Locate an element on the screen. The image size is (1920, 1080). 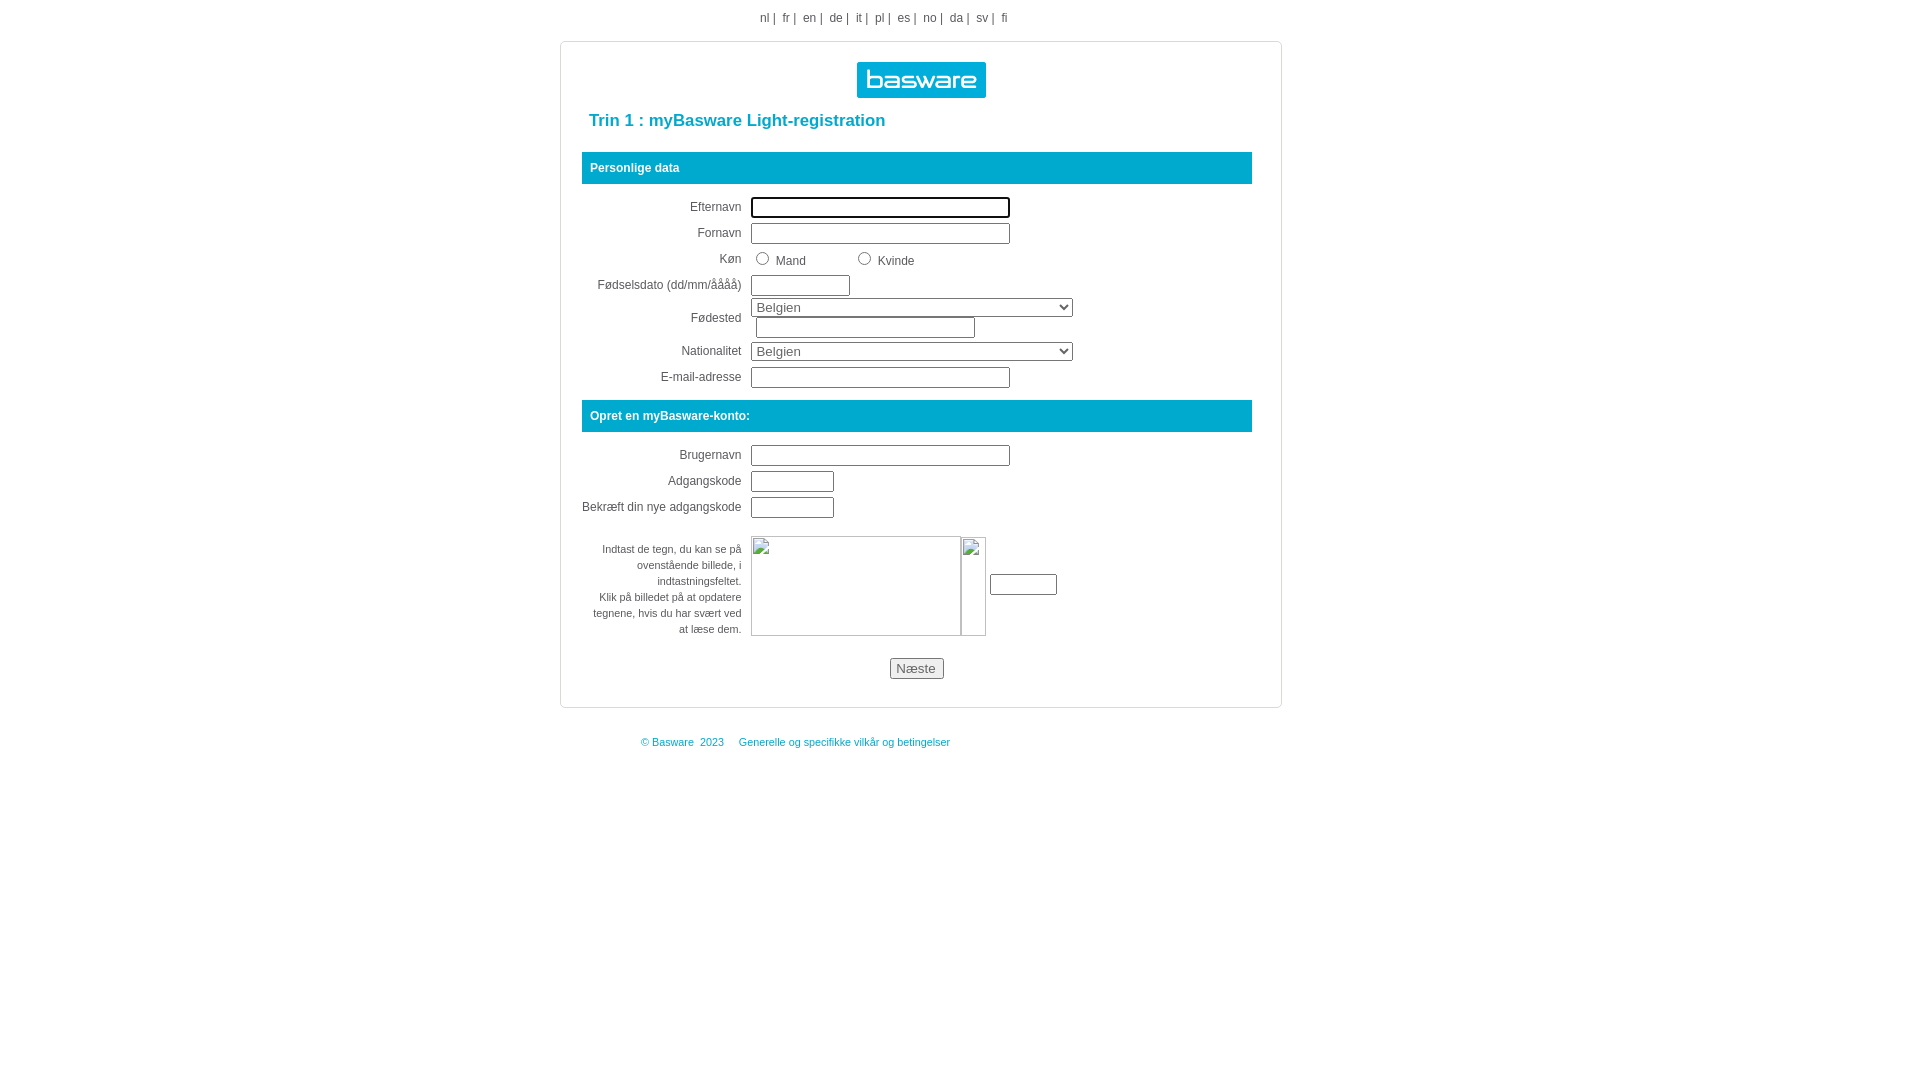
'fi' is located at coordinates (1003, 18).